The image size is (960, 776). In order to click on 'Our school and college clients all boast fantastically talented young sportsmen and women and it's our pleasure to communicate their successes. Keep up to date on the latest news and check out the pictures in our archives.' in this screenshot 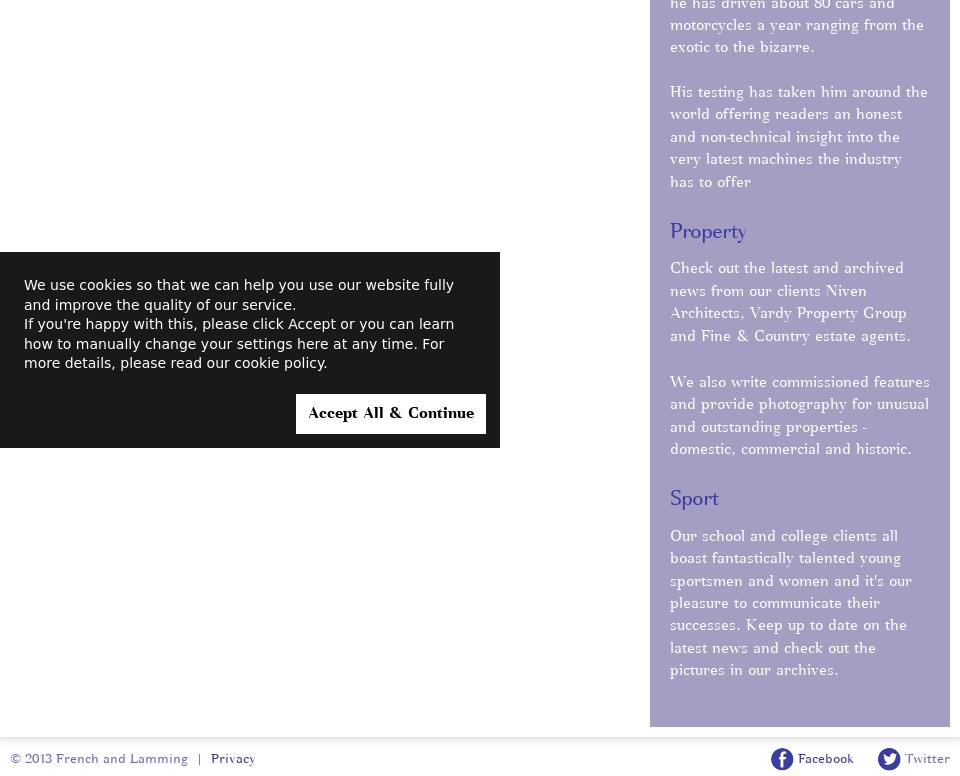, I will do `click(791, 603)`.